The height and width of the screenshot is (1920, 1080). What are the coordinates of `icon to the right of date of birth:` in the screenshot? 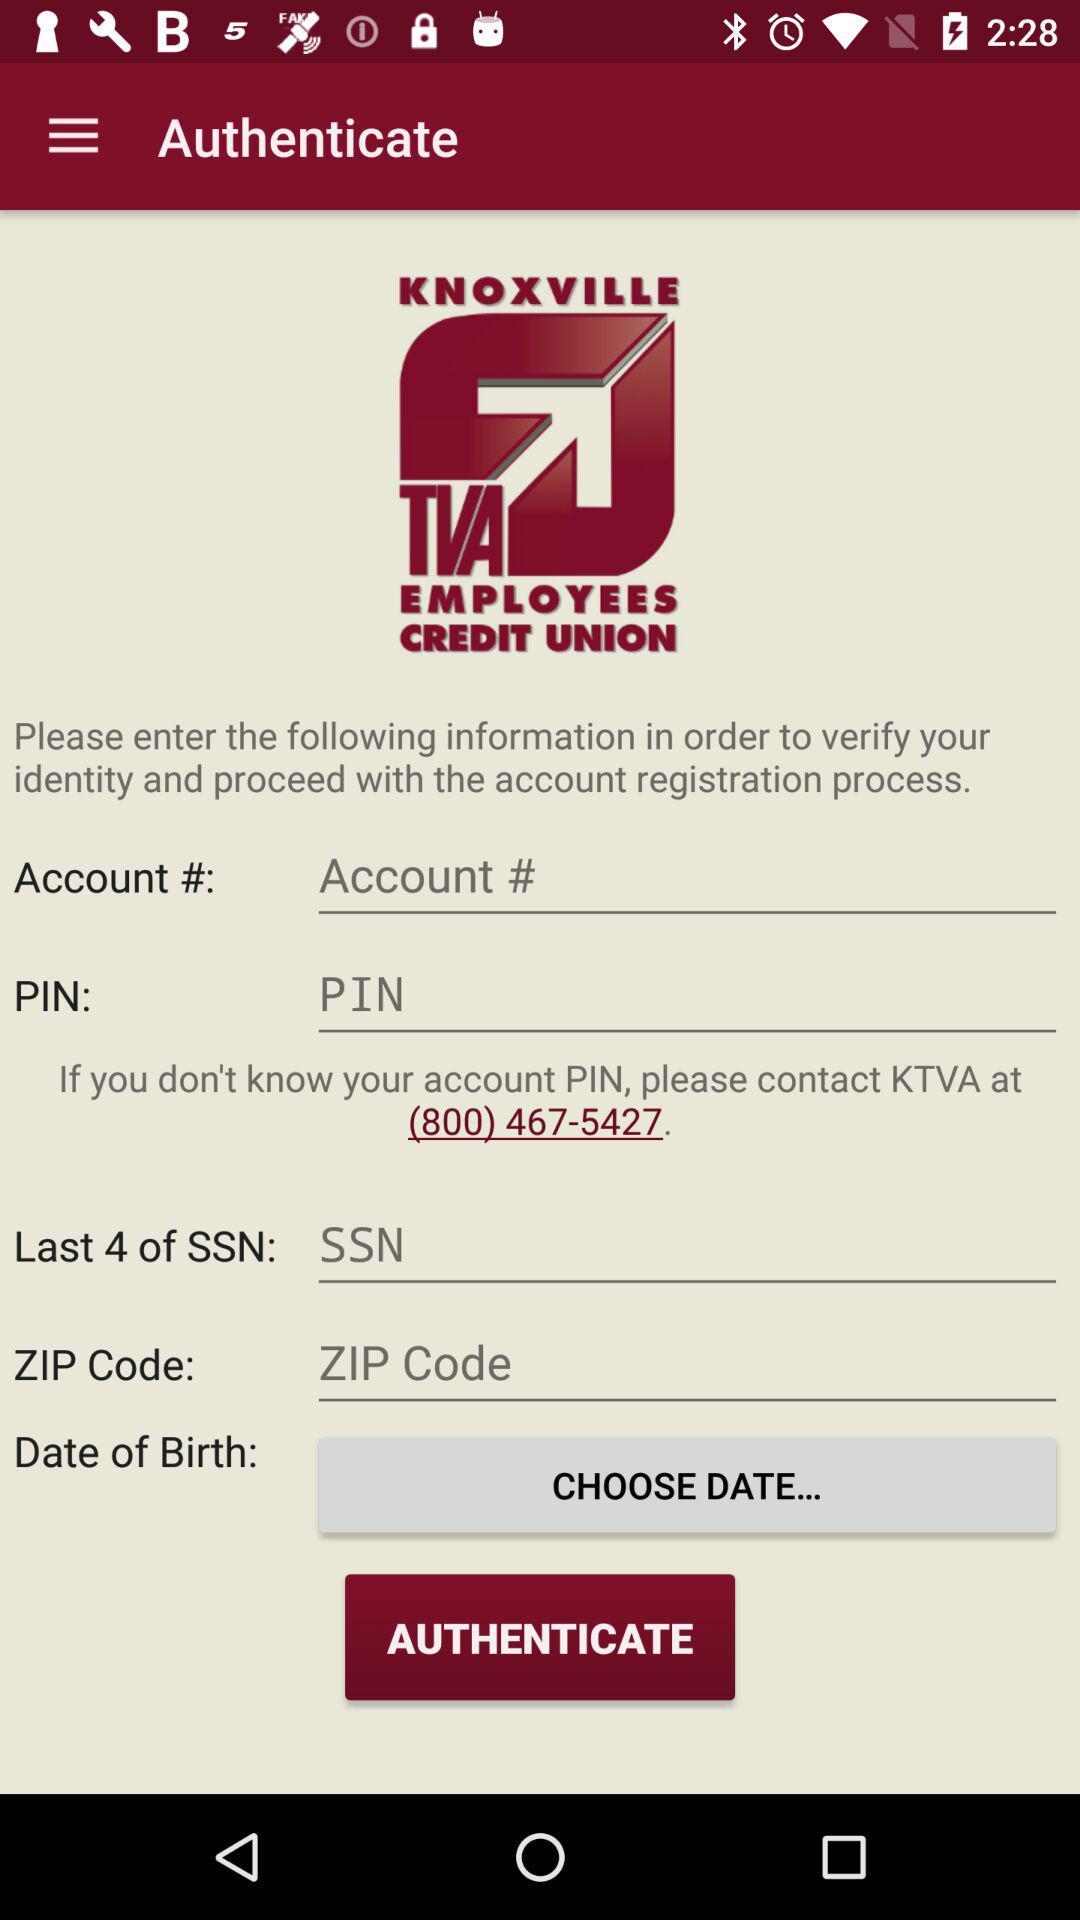 It's located at (686, 1484).